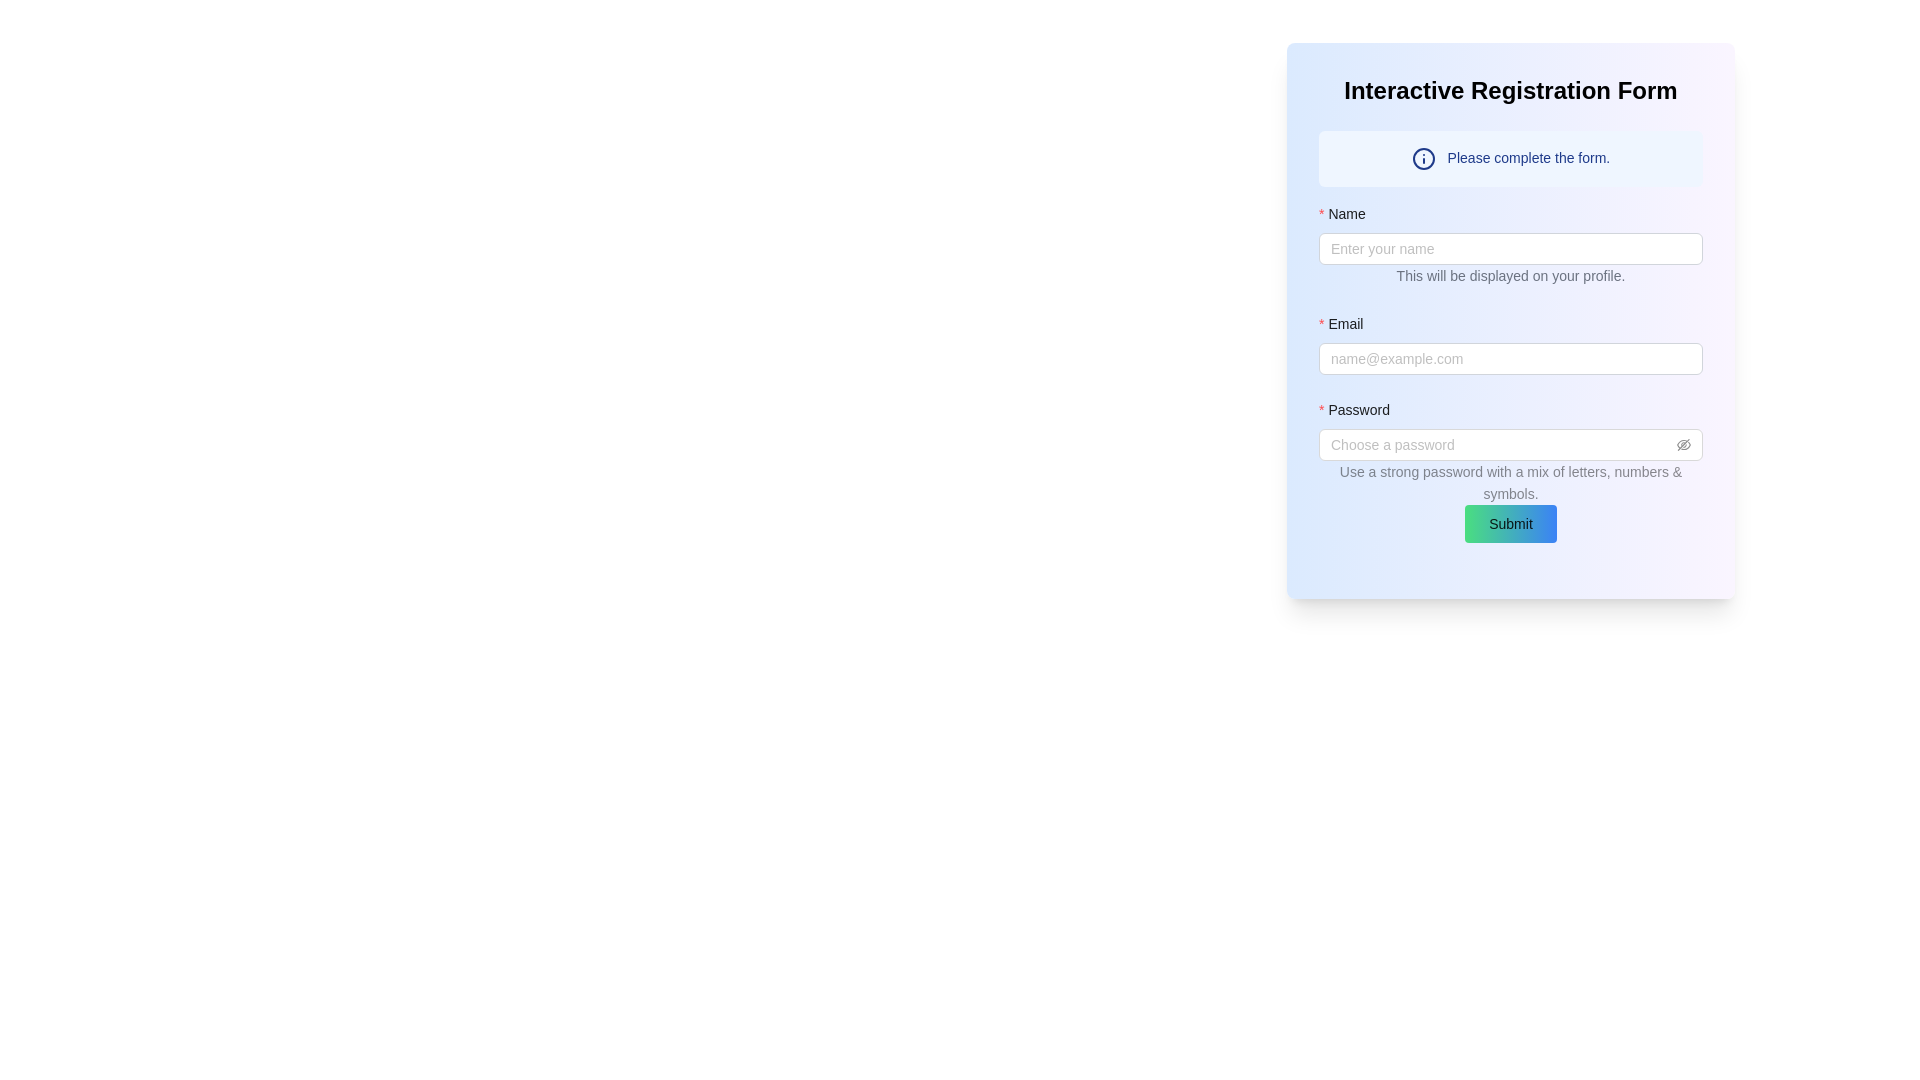 The width and height of the screenshot is (1920, 1080). Describe the element at coordinates (1683, 443) in the screenshot. I see `the icon button located to the right of the 'Password' input field` at that location.